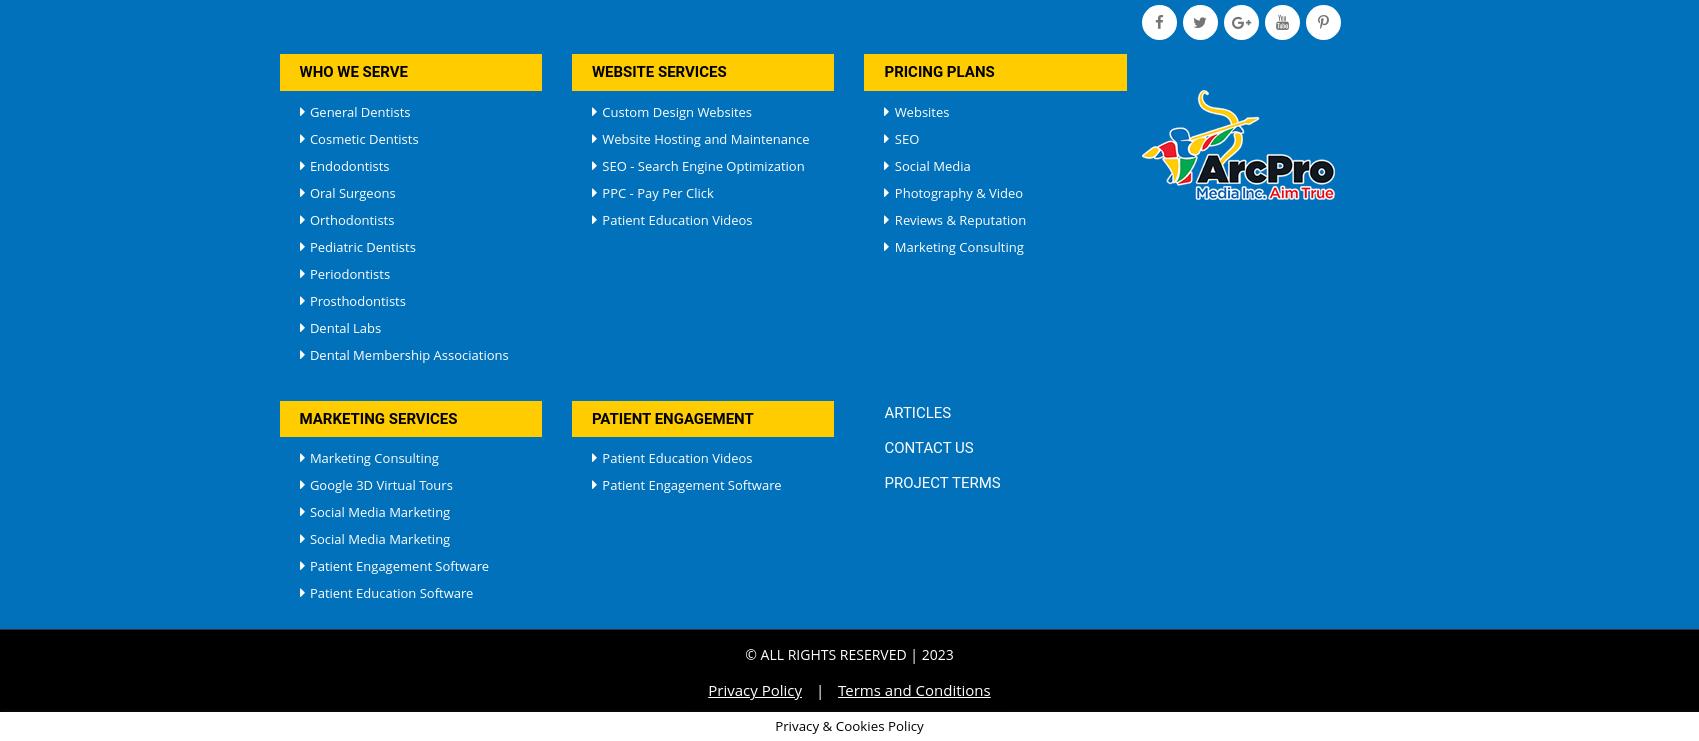  I want to click on 'Periodontists', so click(346, 272).